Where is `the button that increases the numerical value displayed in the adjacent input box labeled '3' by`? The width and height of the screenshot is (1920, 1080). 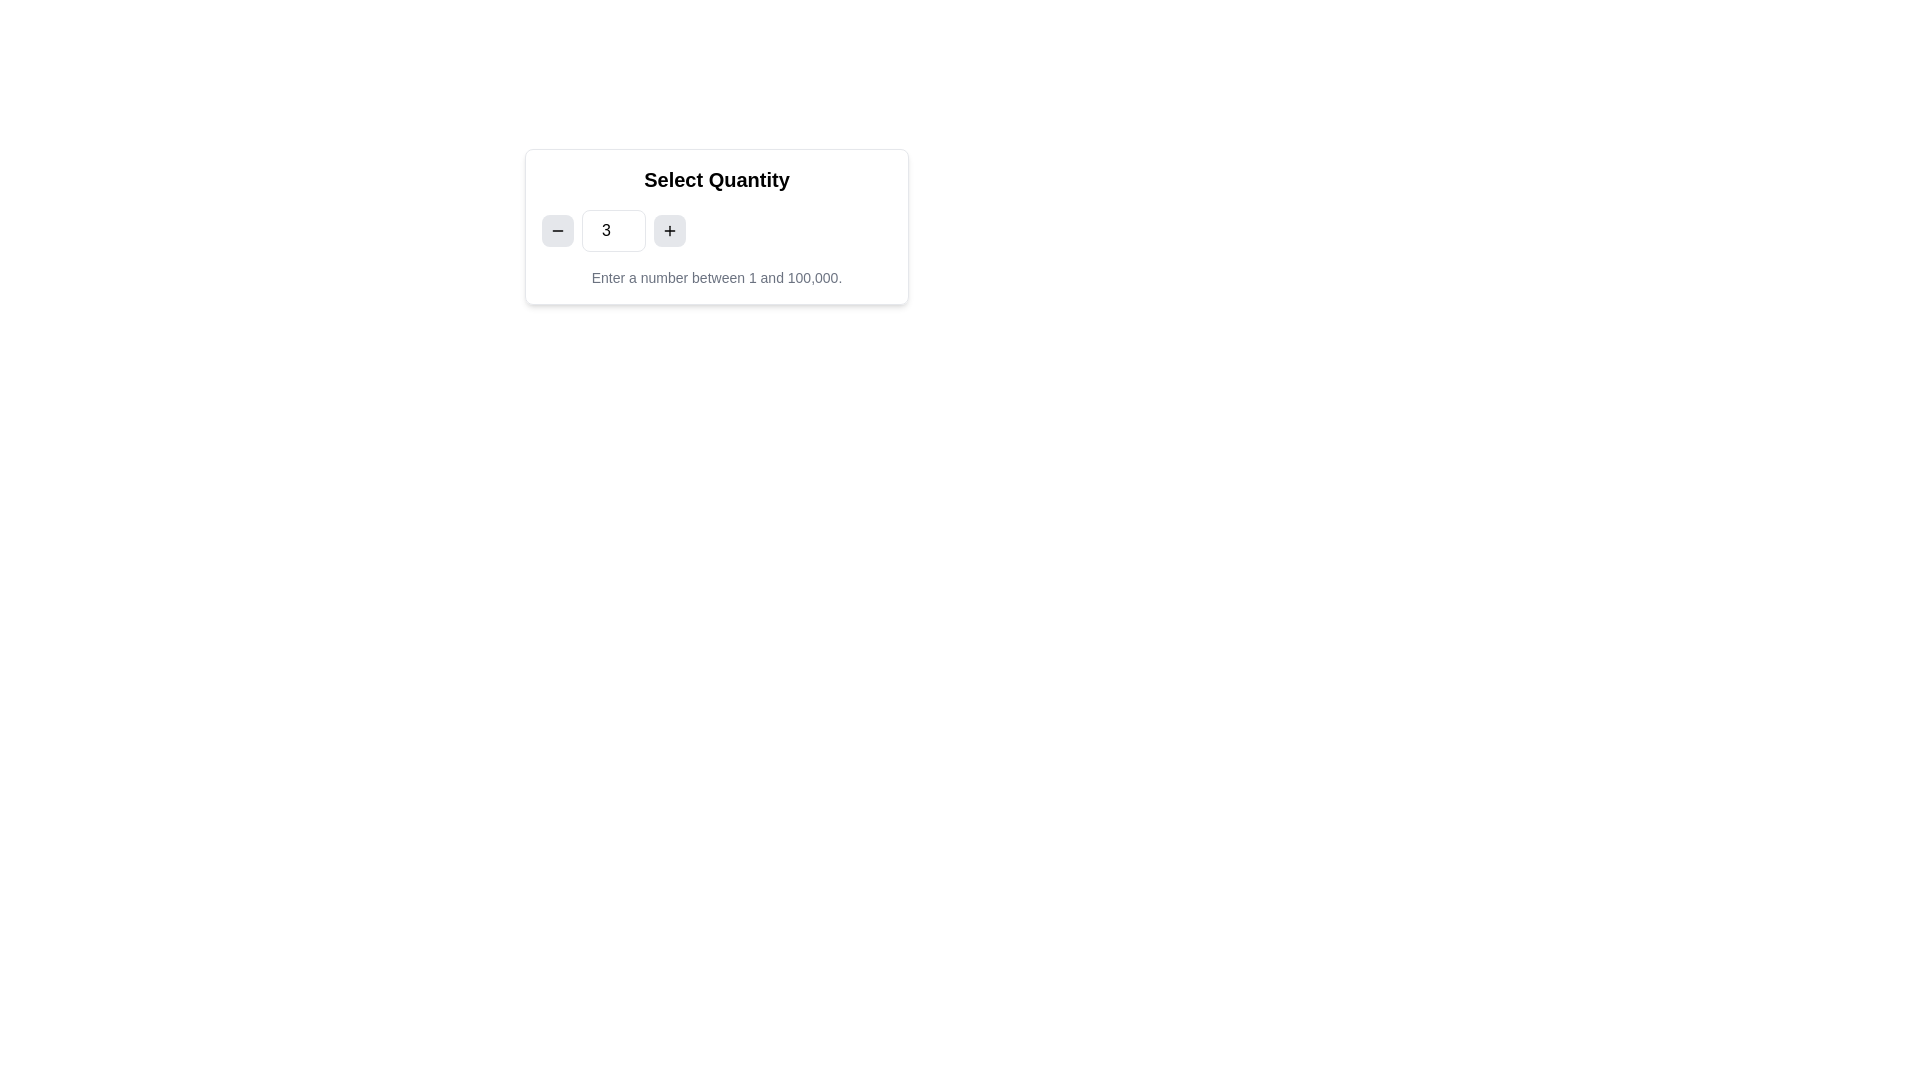 the button that increases the numerical value displayed in the adjacent input box labeled '3' by is located at coordinates (670, 230).